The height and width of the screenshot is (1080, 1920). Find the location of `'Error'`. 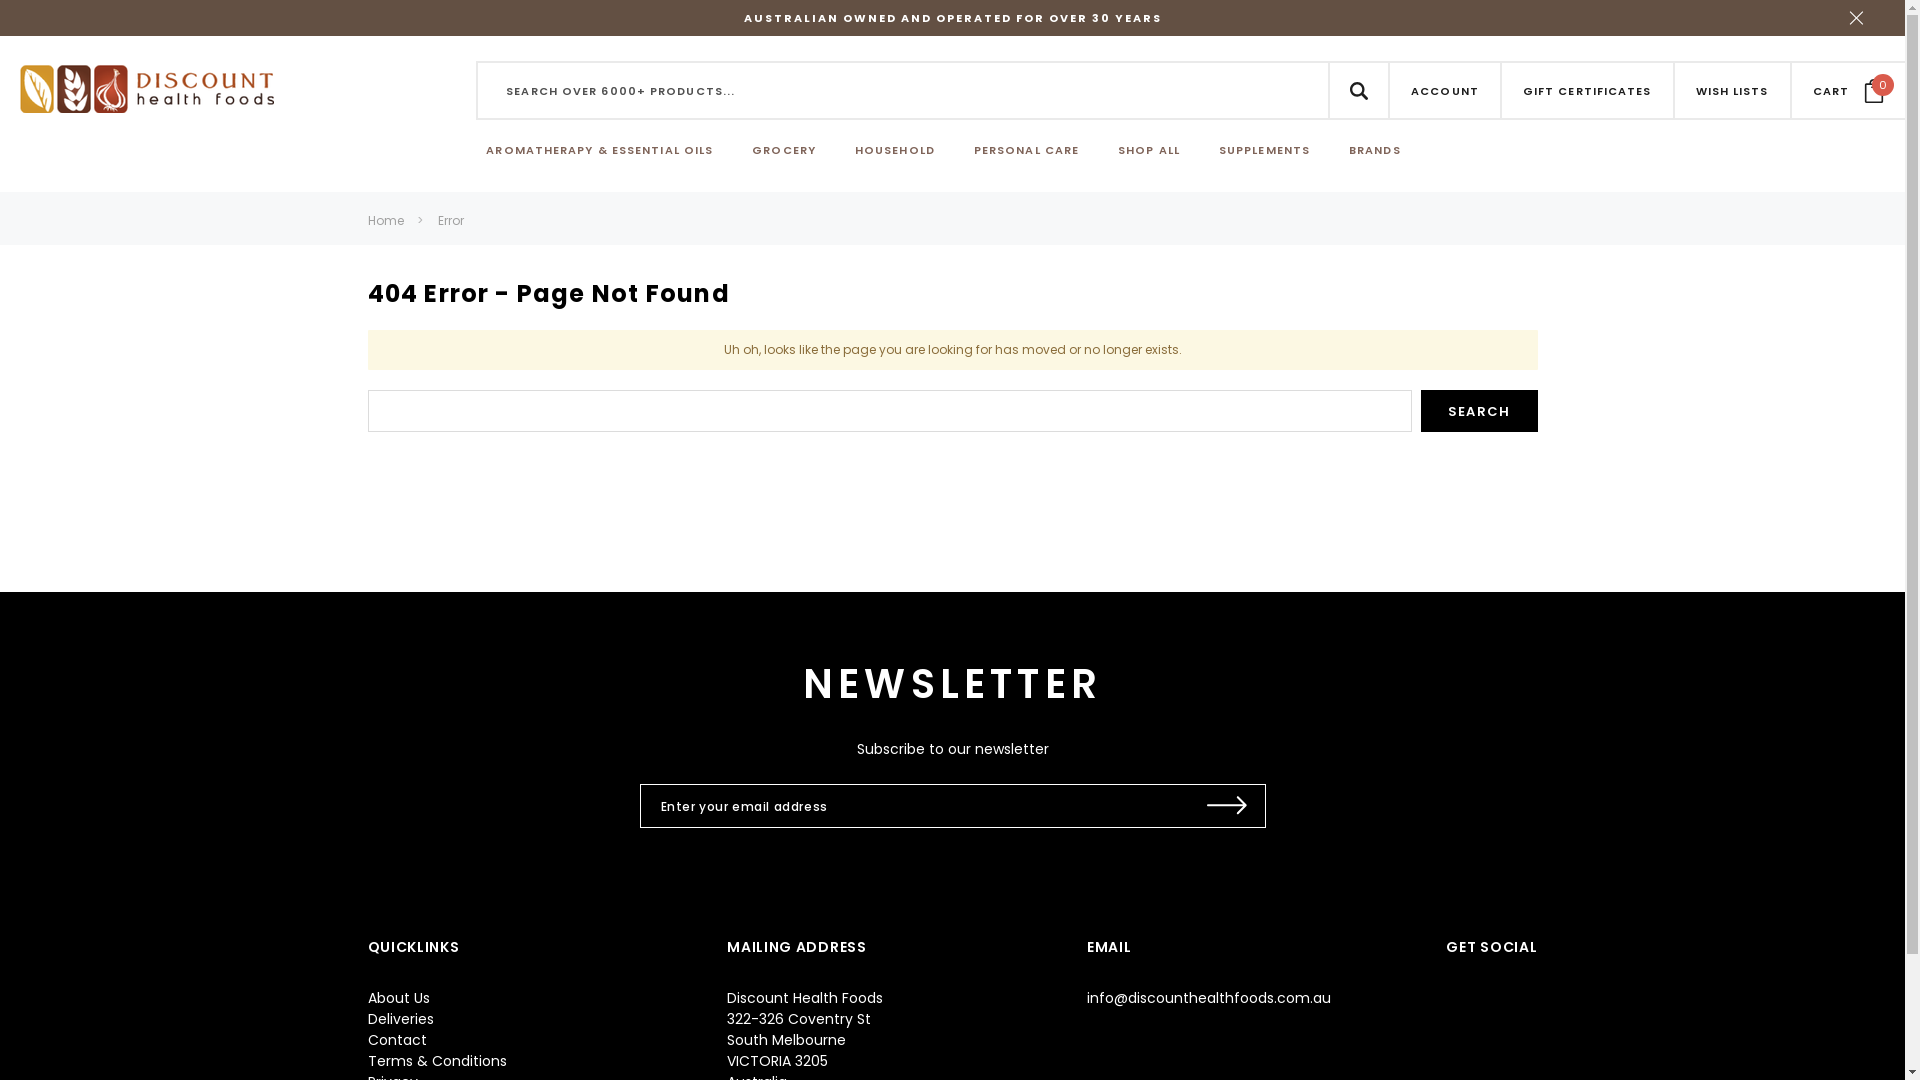

'Error' is located at coordinates (450, 220).